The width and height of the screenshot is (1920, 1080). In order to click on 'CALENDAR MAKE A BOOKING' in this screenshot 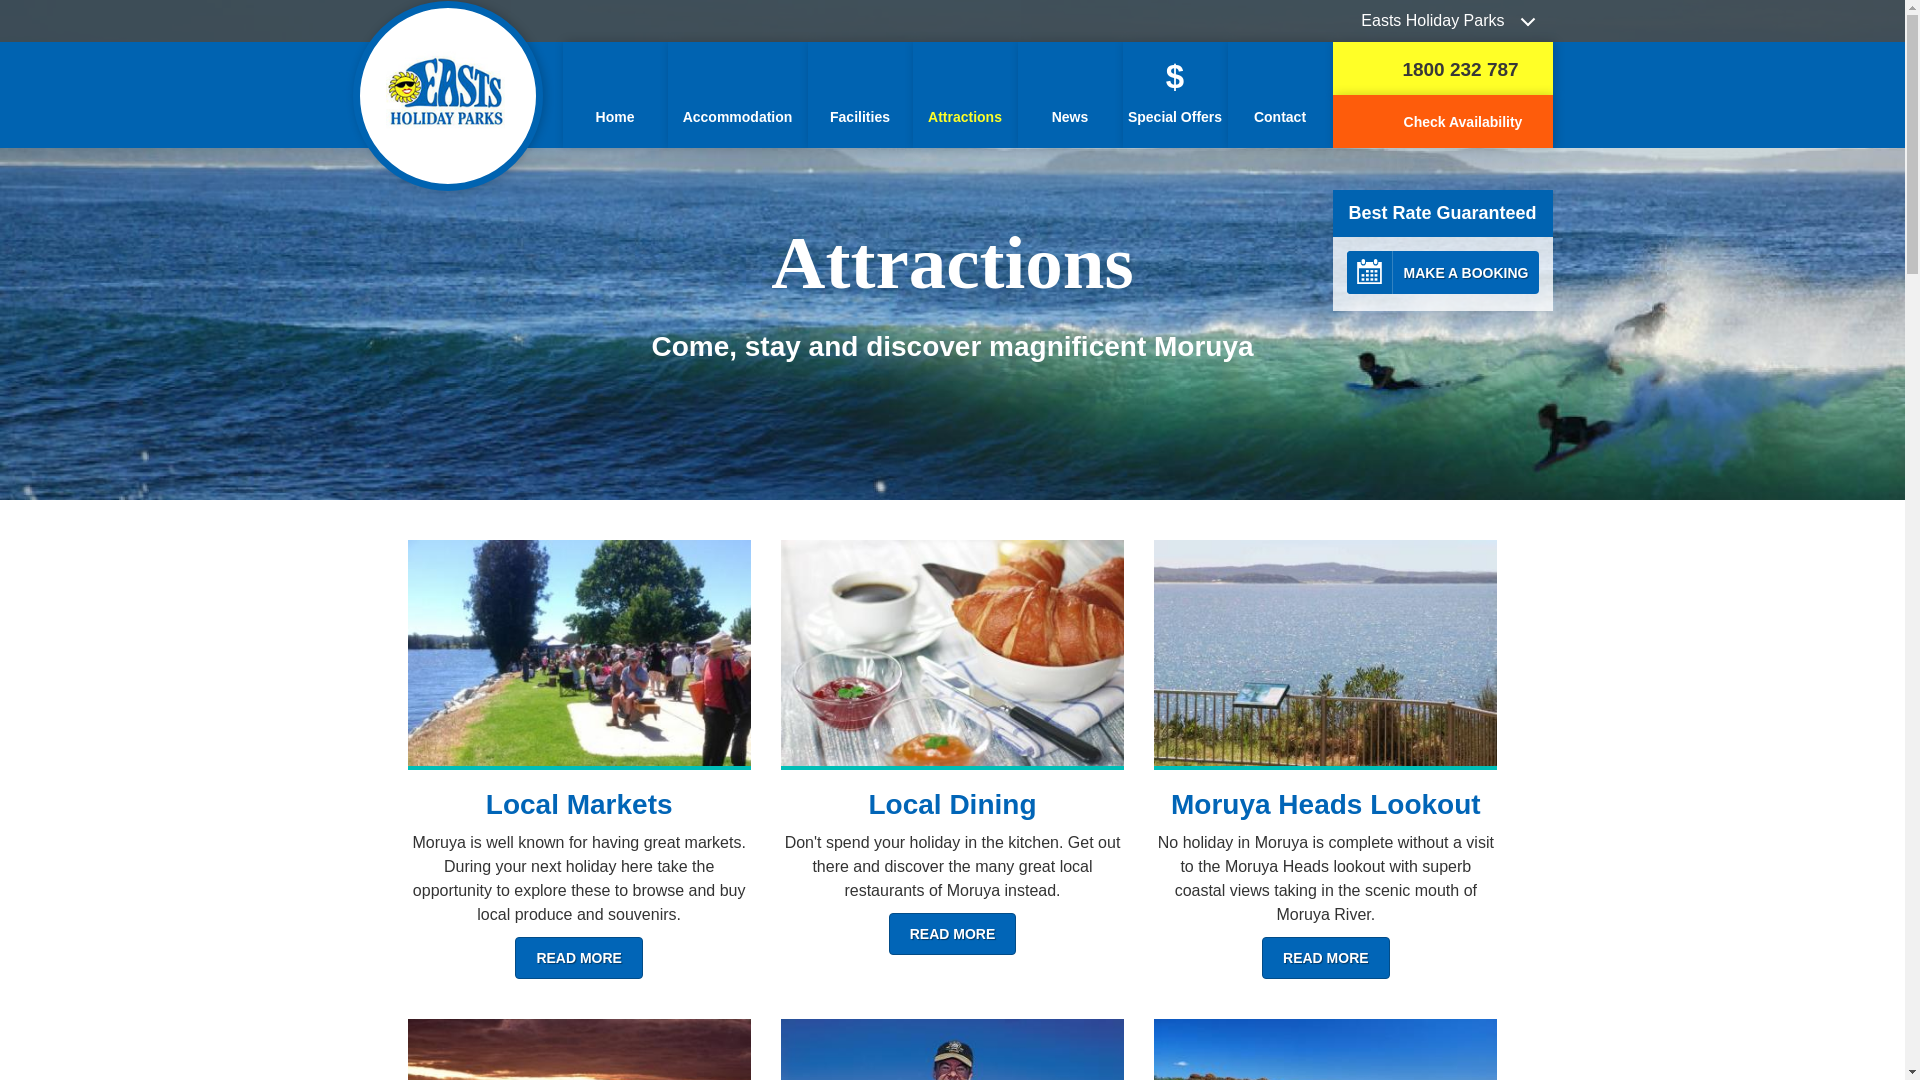, I will do `click(1443, 272)`.